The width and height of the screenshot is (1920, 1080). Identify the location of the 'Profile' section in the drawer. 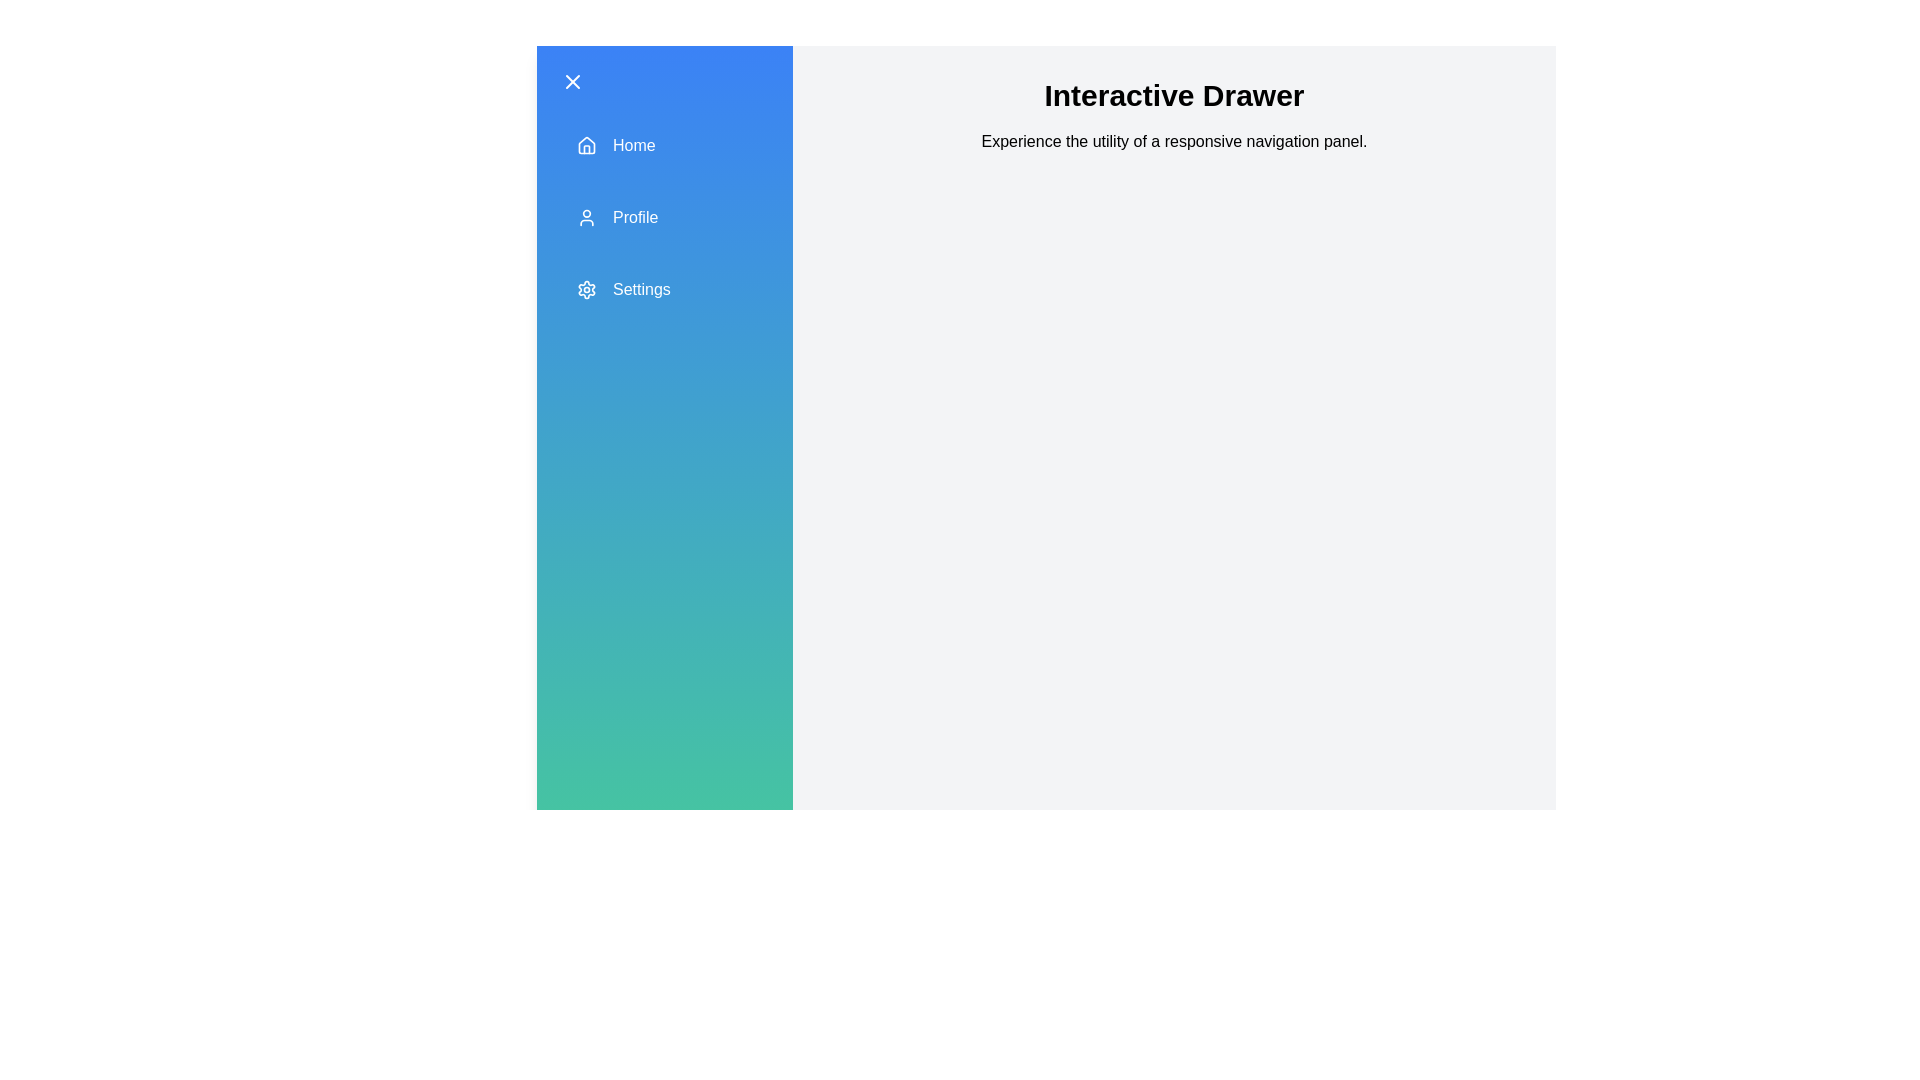
(665, 218).